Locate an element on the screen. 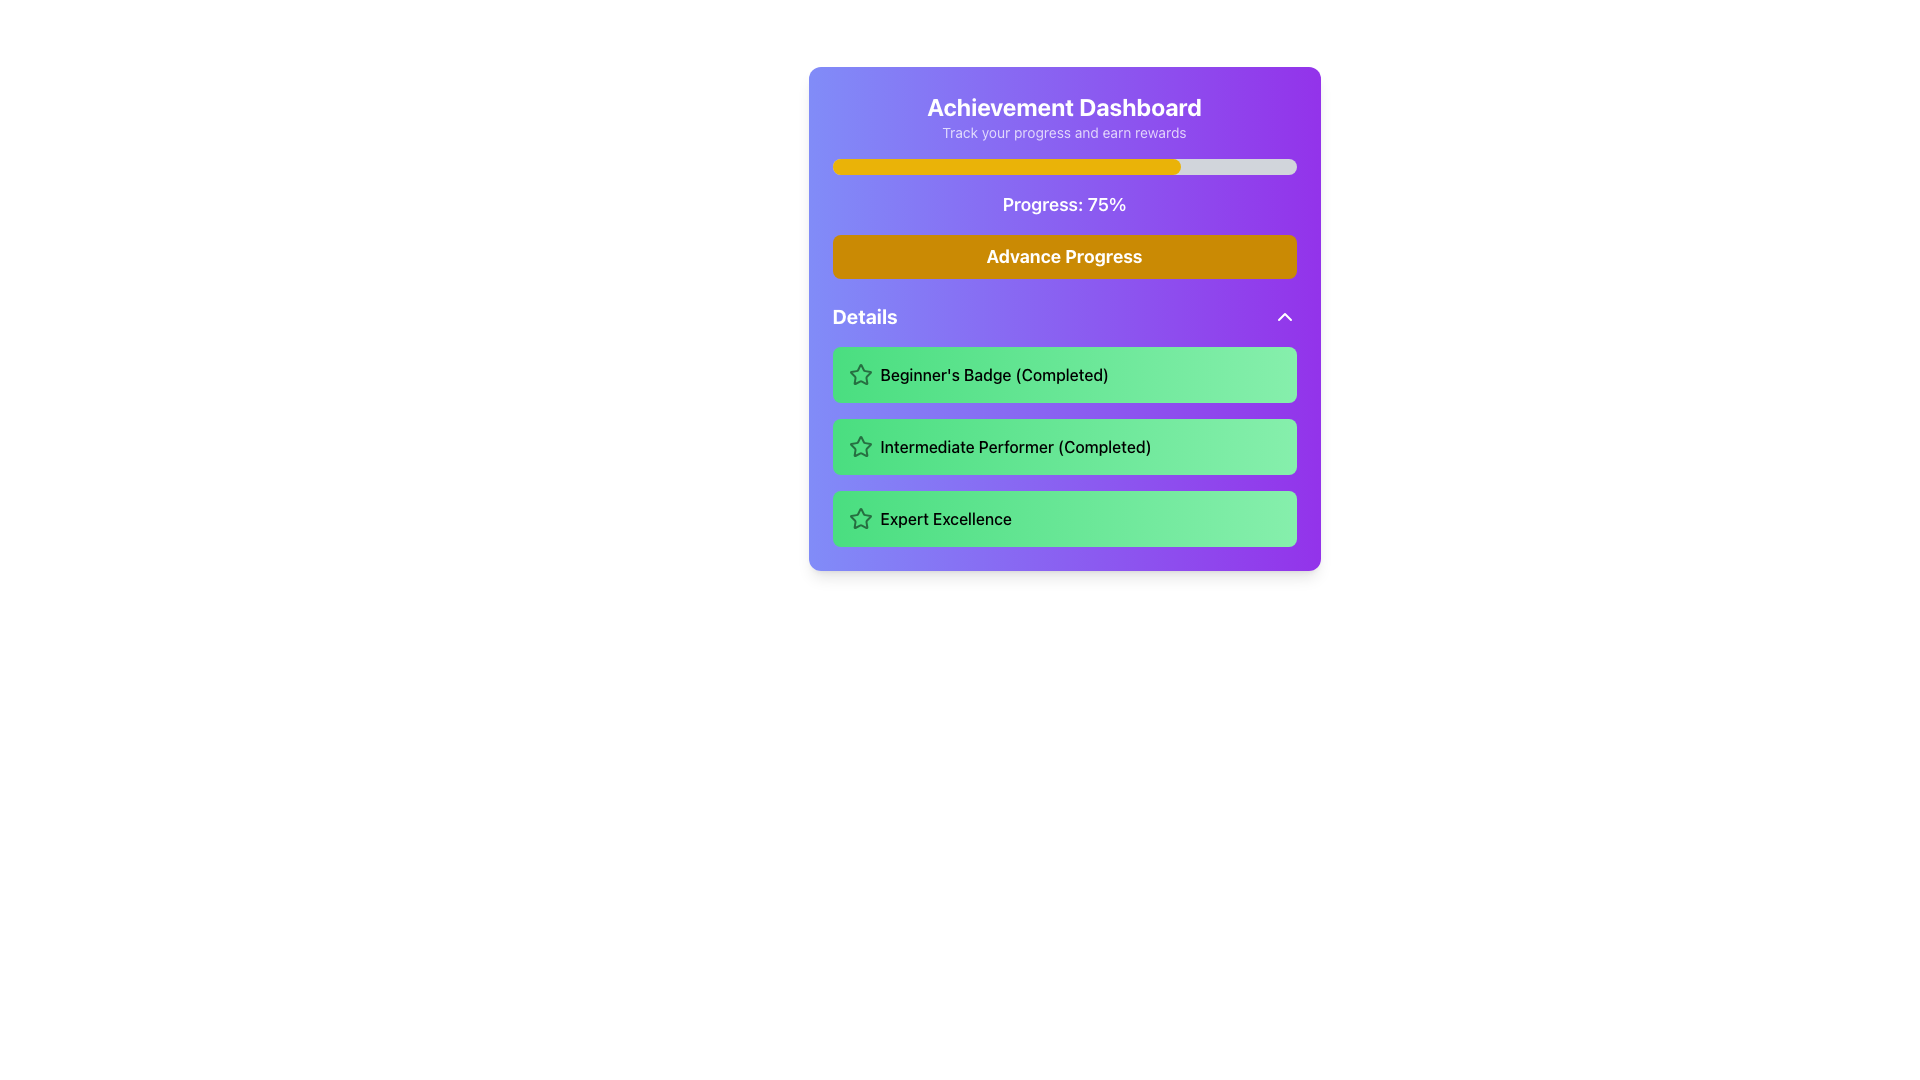  the 'Beginner's Badge (Completed)' text label with the star icon is located at coordinates (1063, 374).